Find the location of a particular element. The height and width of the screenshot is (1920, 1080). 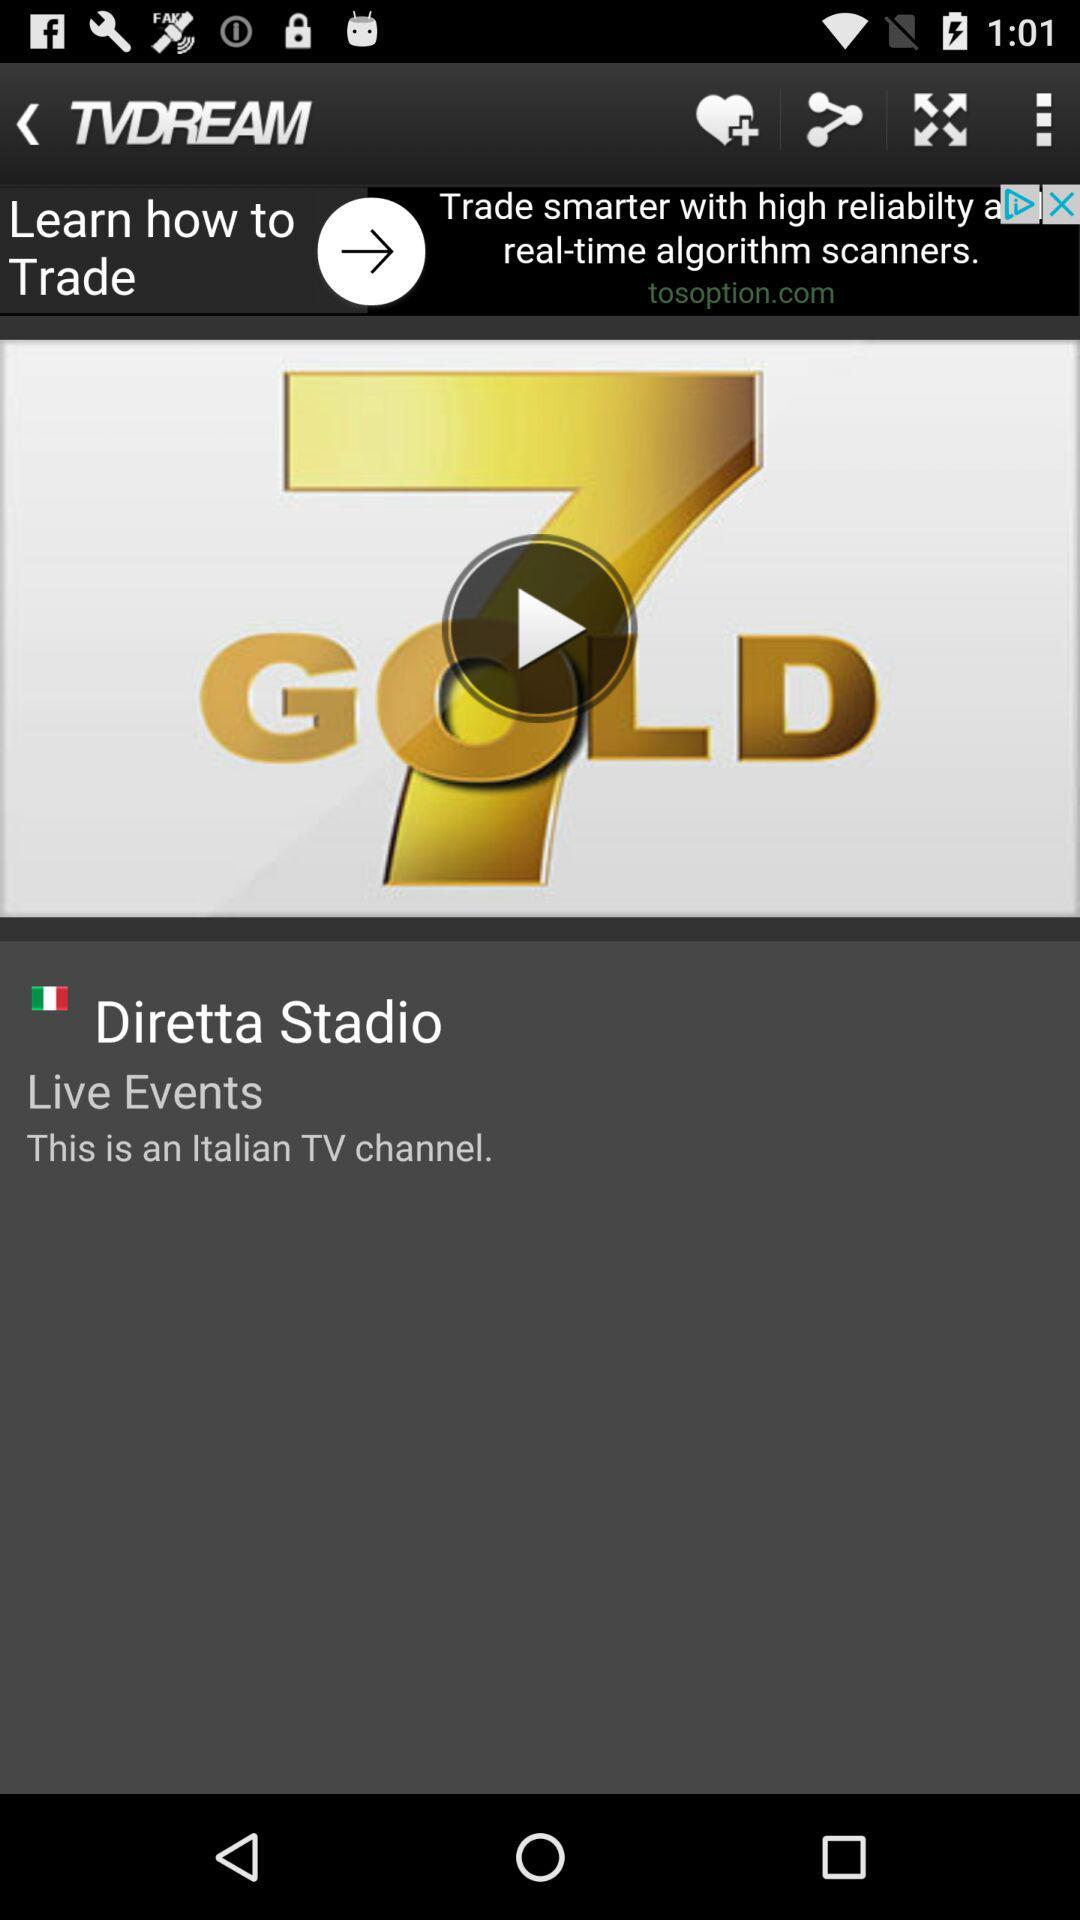

the button which is top right corner of the page is located at coordinates (1042, 118).